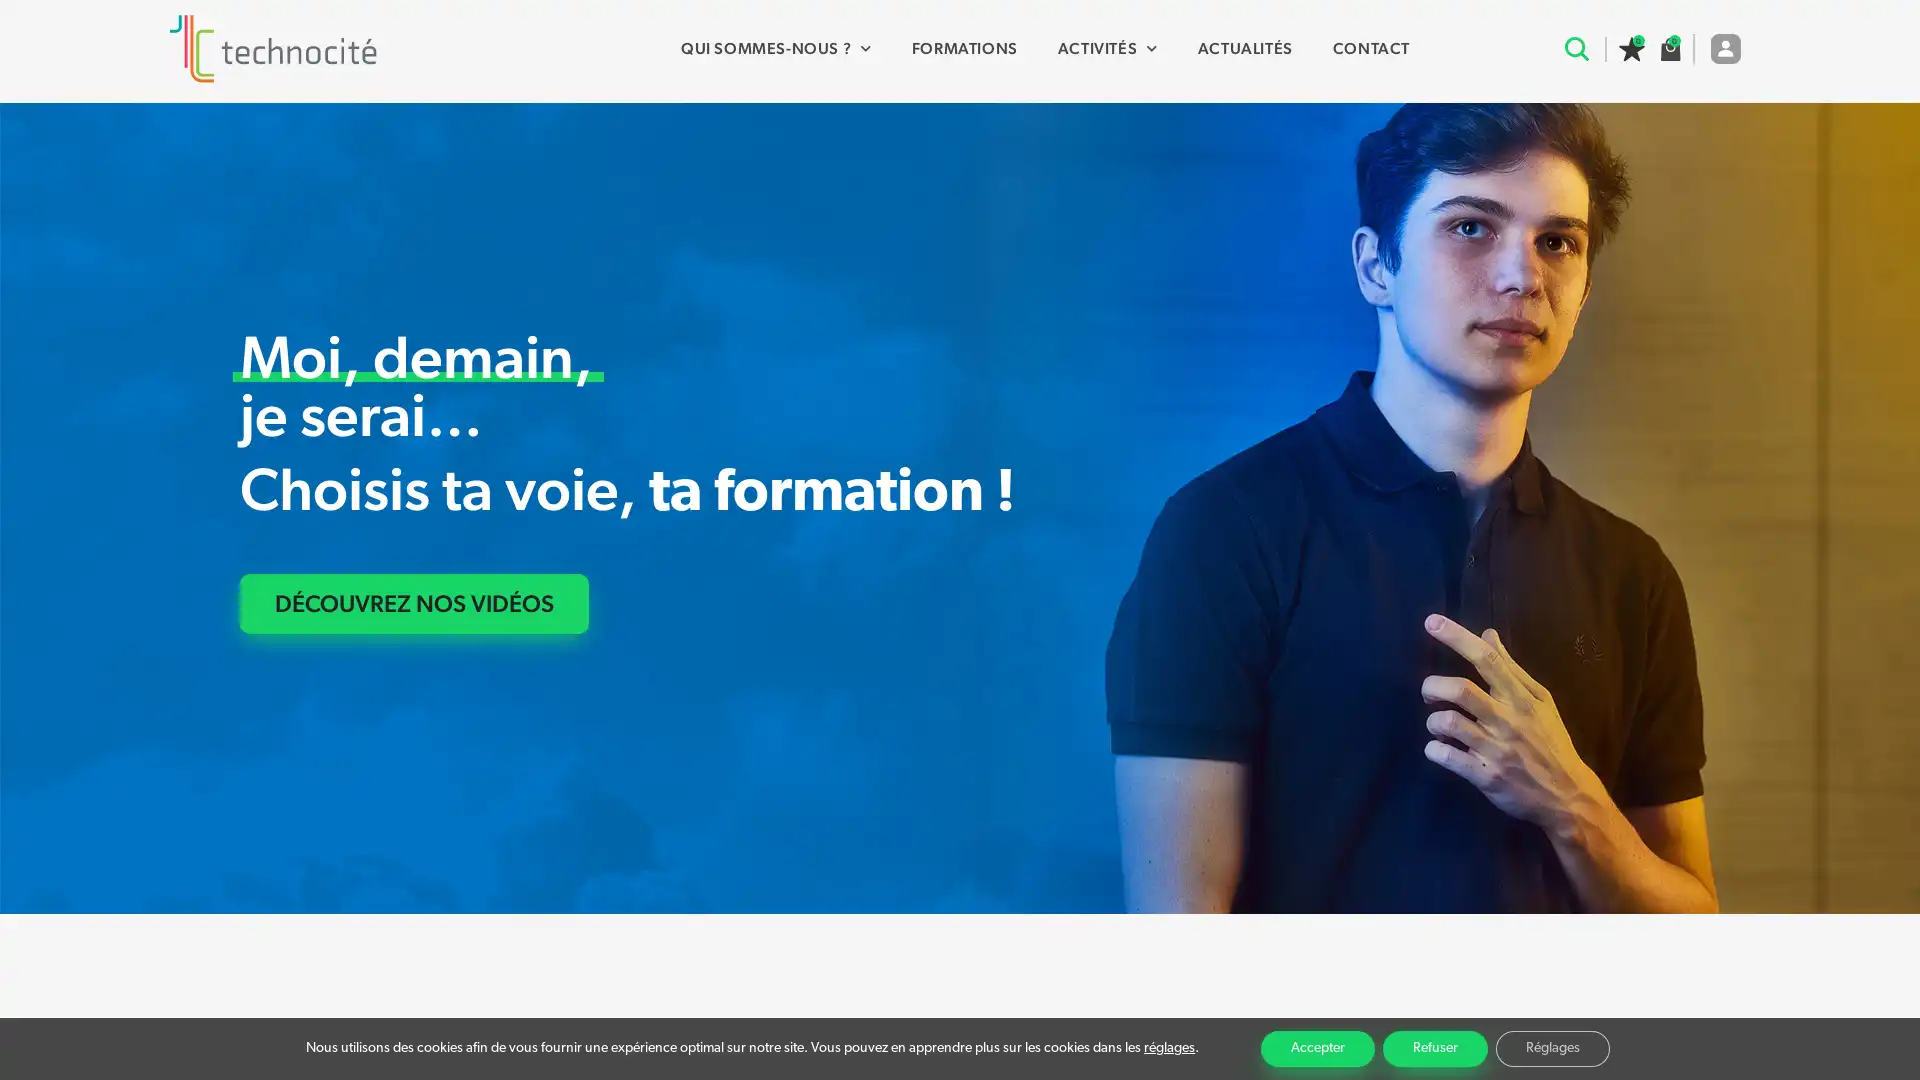  What do you see at coordinates (1550, 1048) in the screenshot?
I see `Reglages` at bounding box center [1550, 1048].